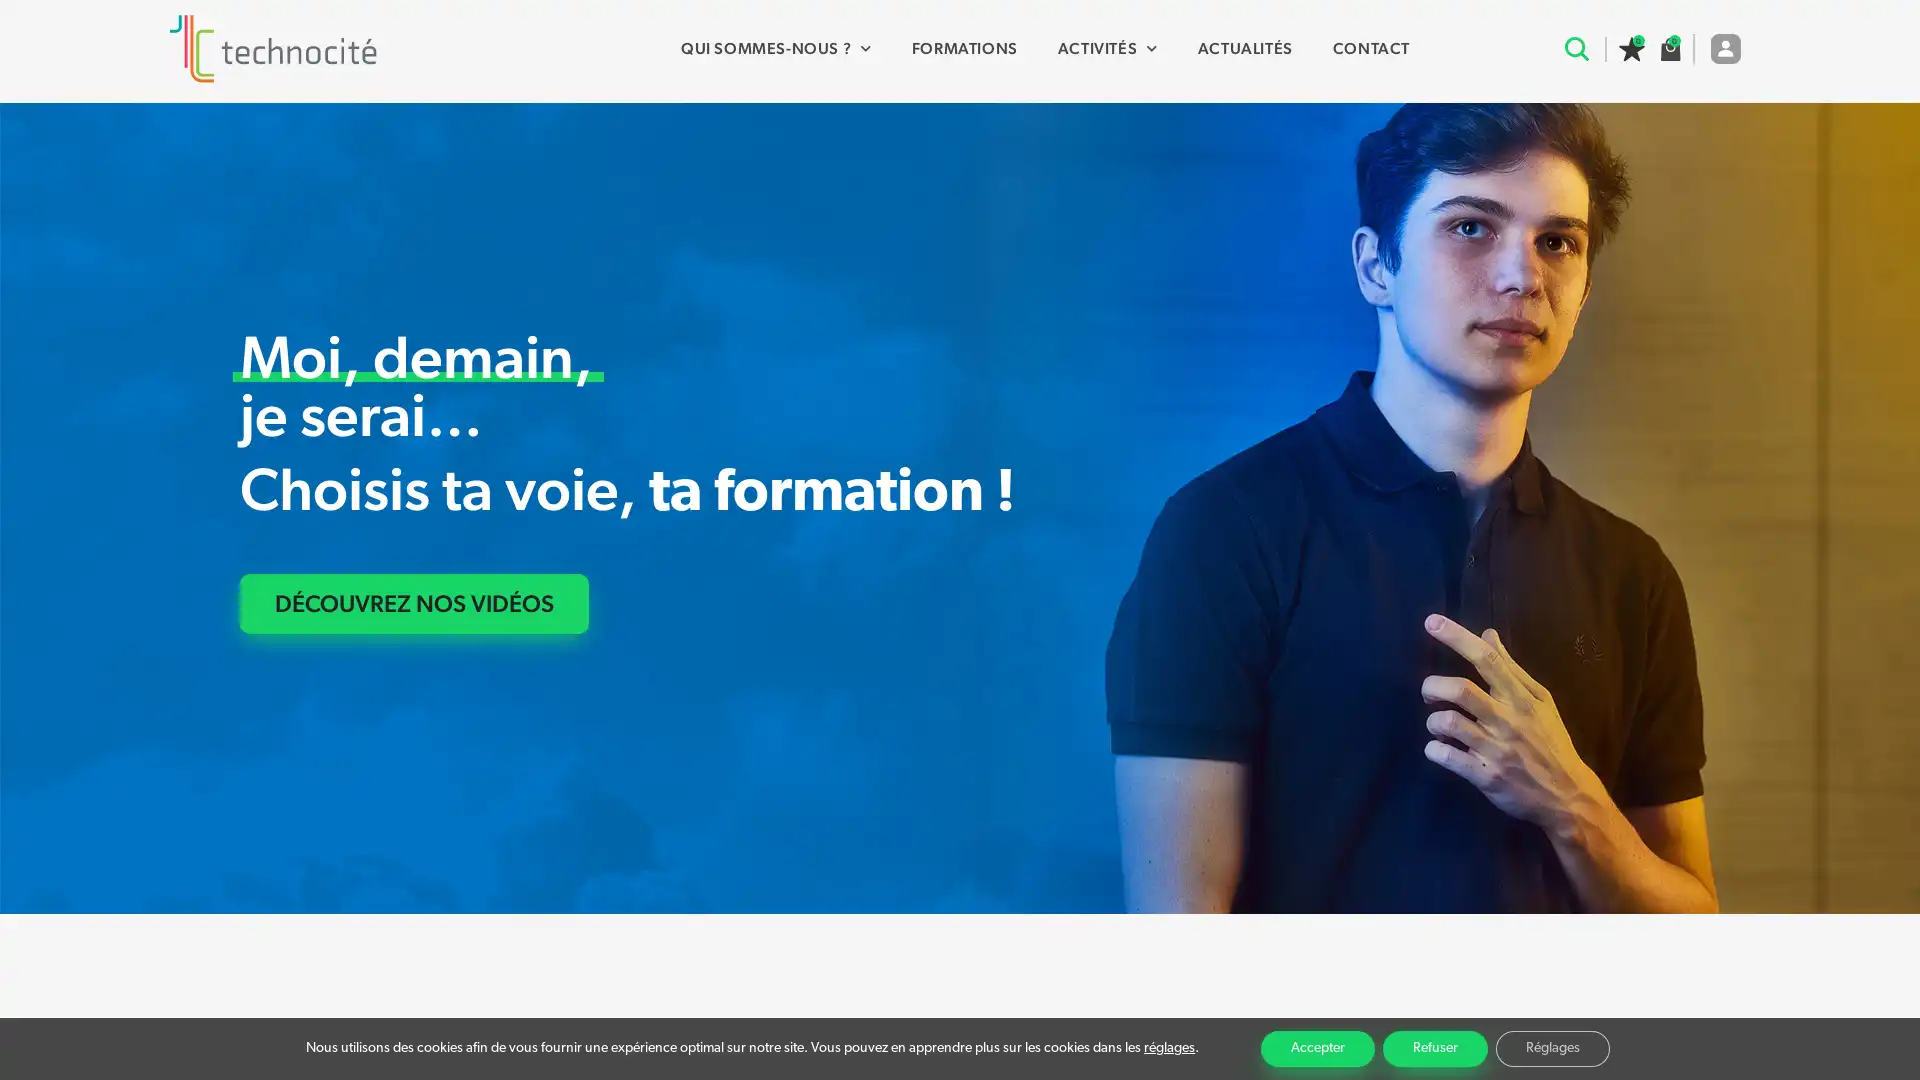  What do you see at coordinates (1550, 1048) in the screenshot?
I see `Reglages` at bounding box center [1550, 1048].